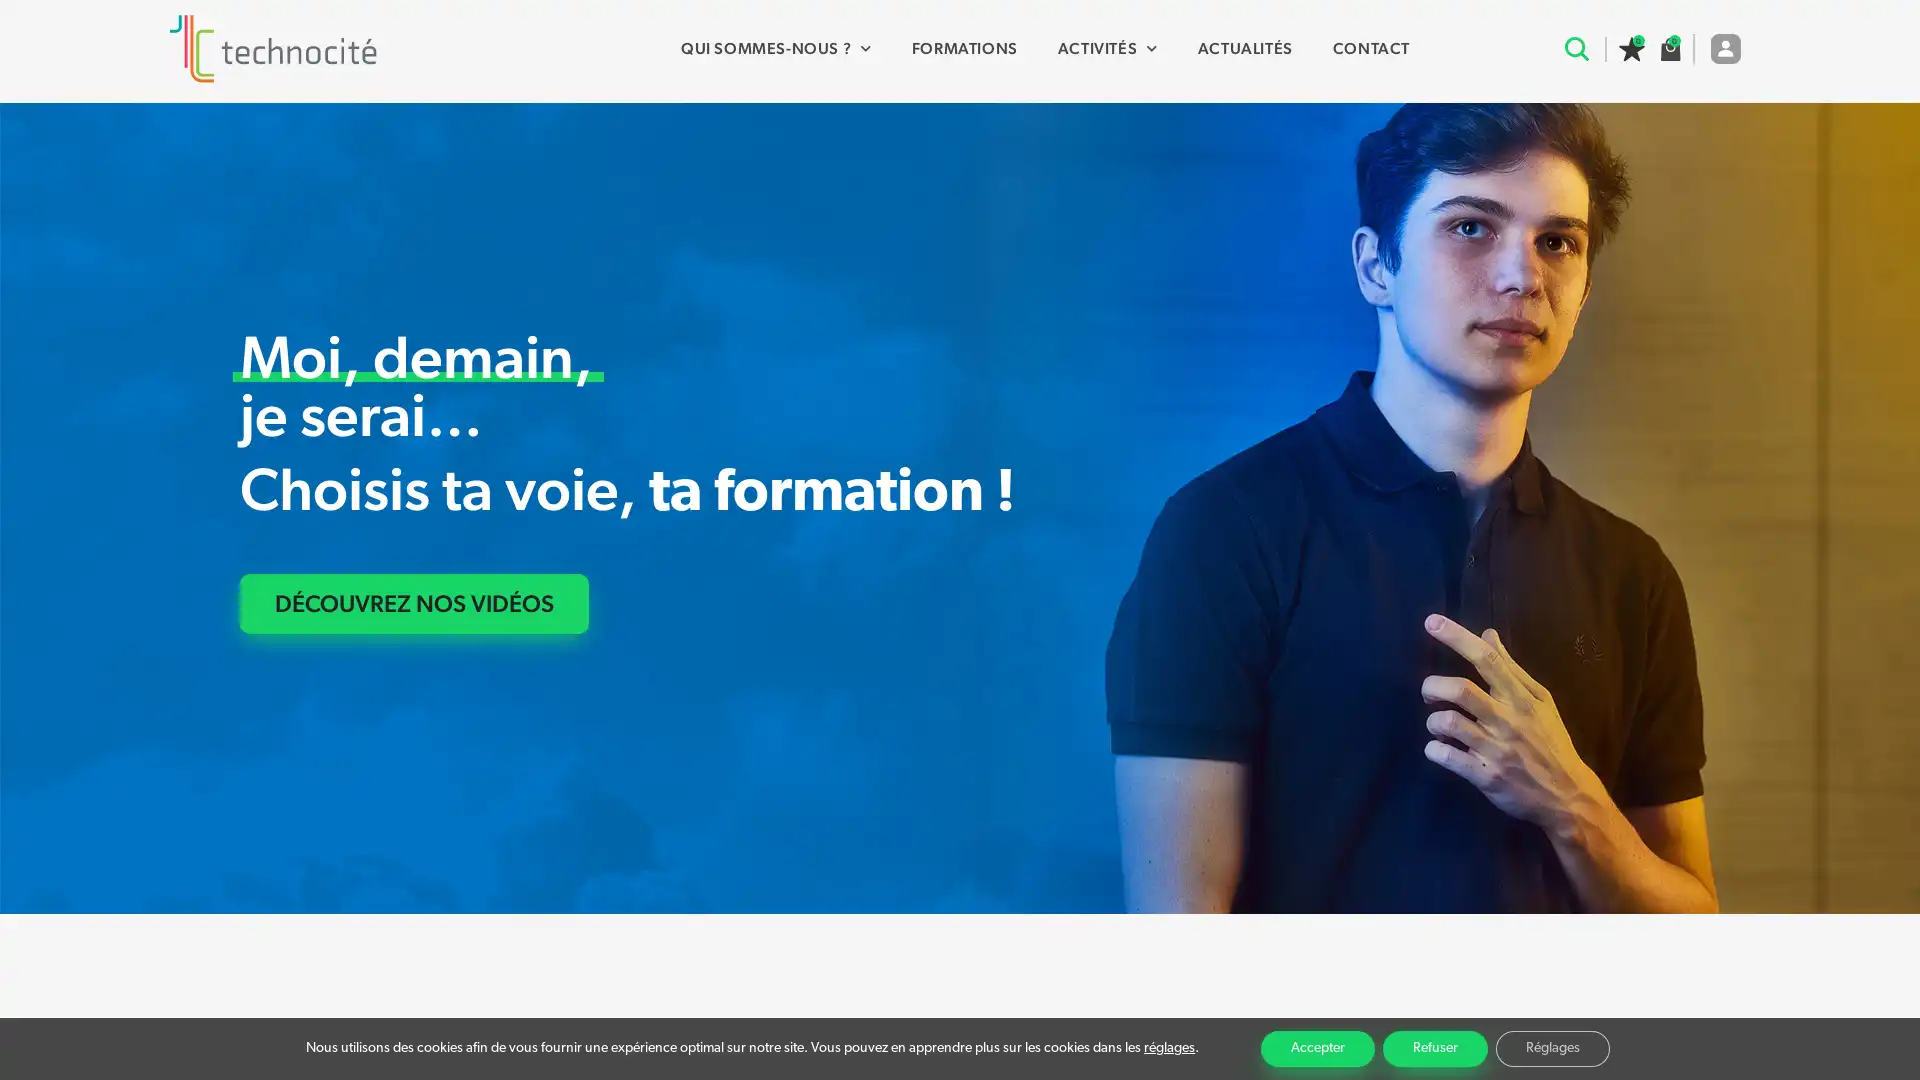  What do you see at coordinates (1550, 1048) in the screenshot?
I see `Reglages` at bounding box center [1550, 1048].